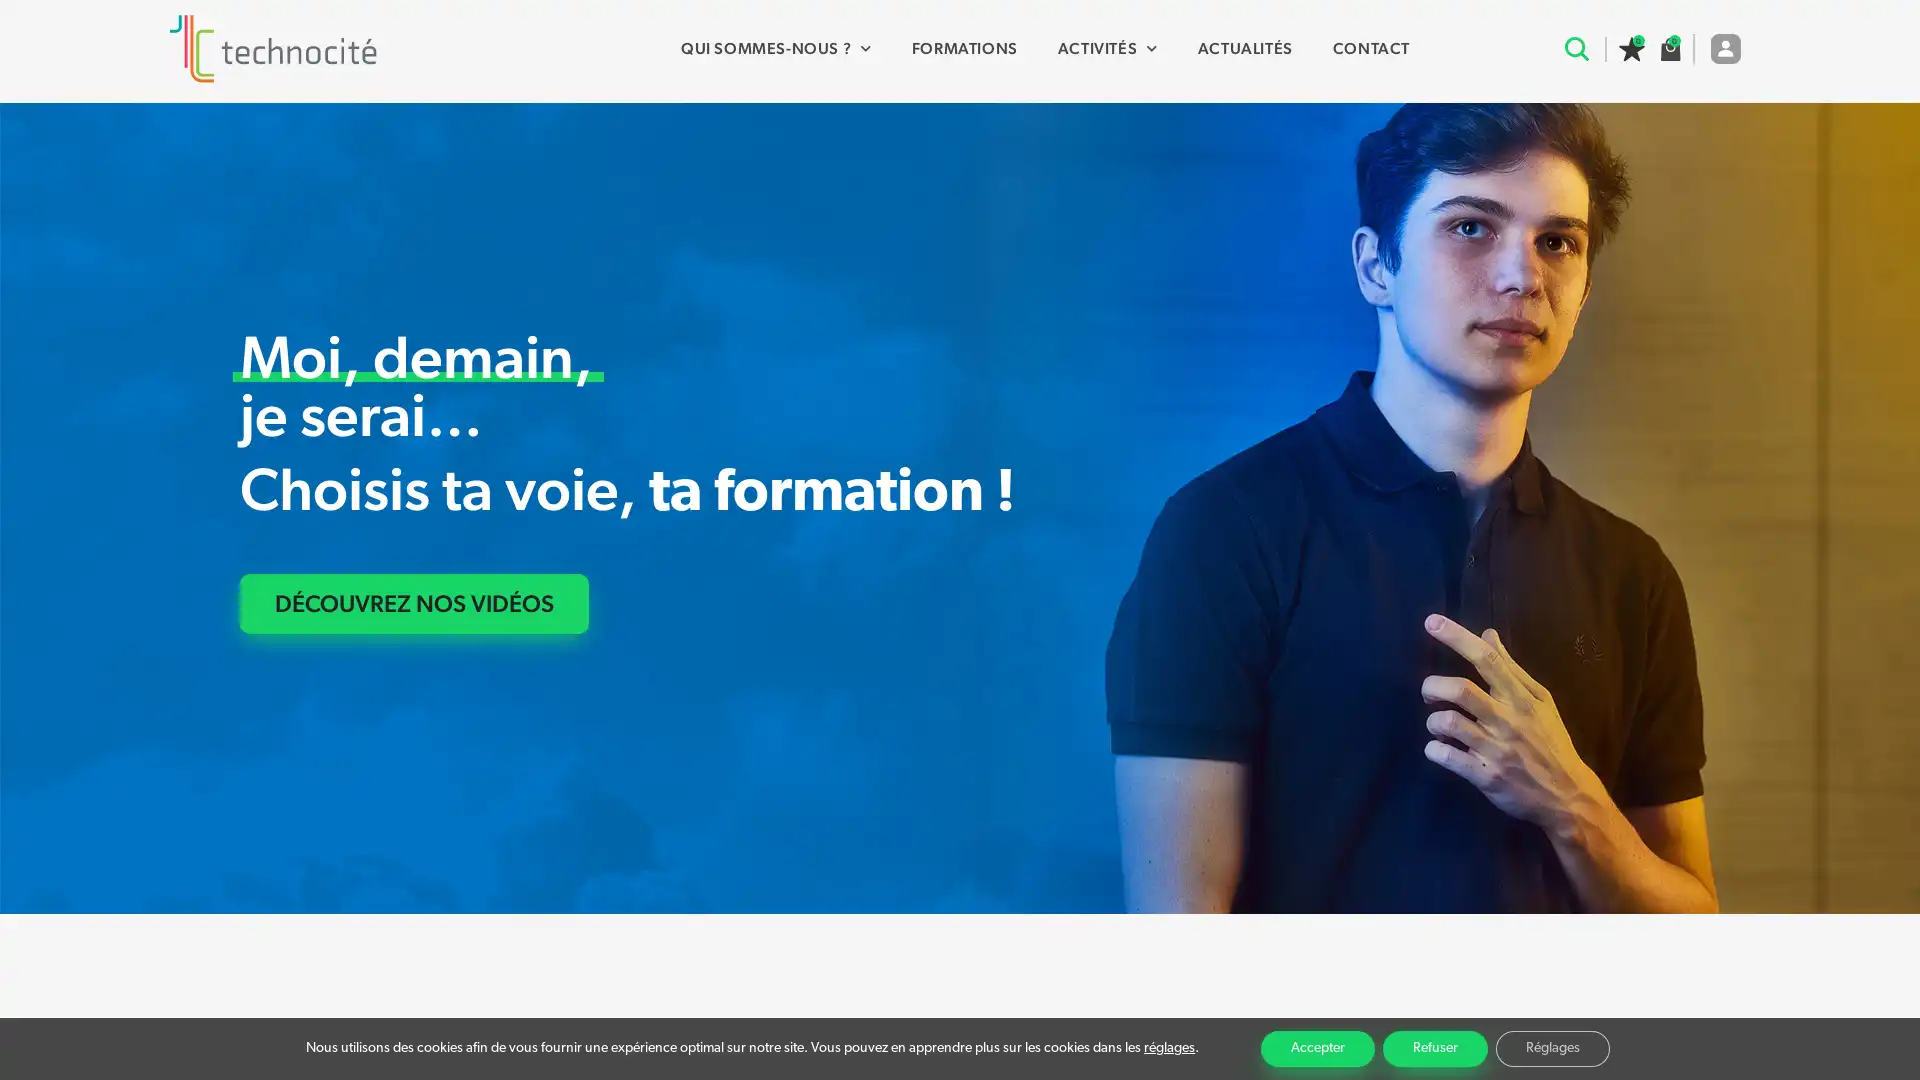  What do you see at coordinates (1550, 1048) in the screenshot?
I see `Reglages` at bounding box center [1550, 1048].